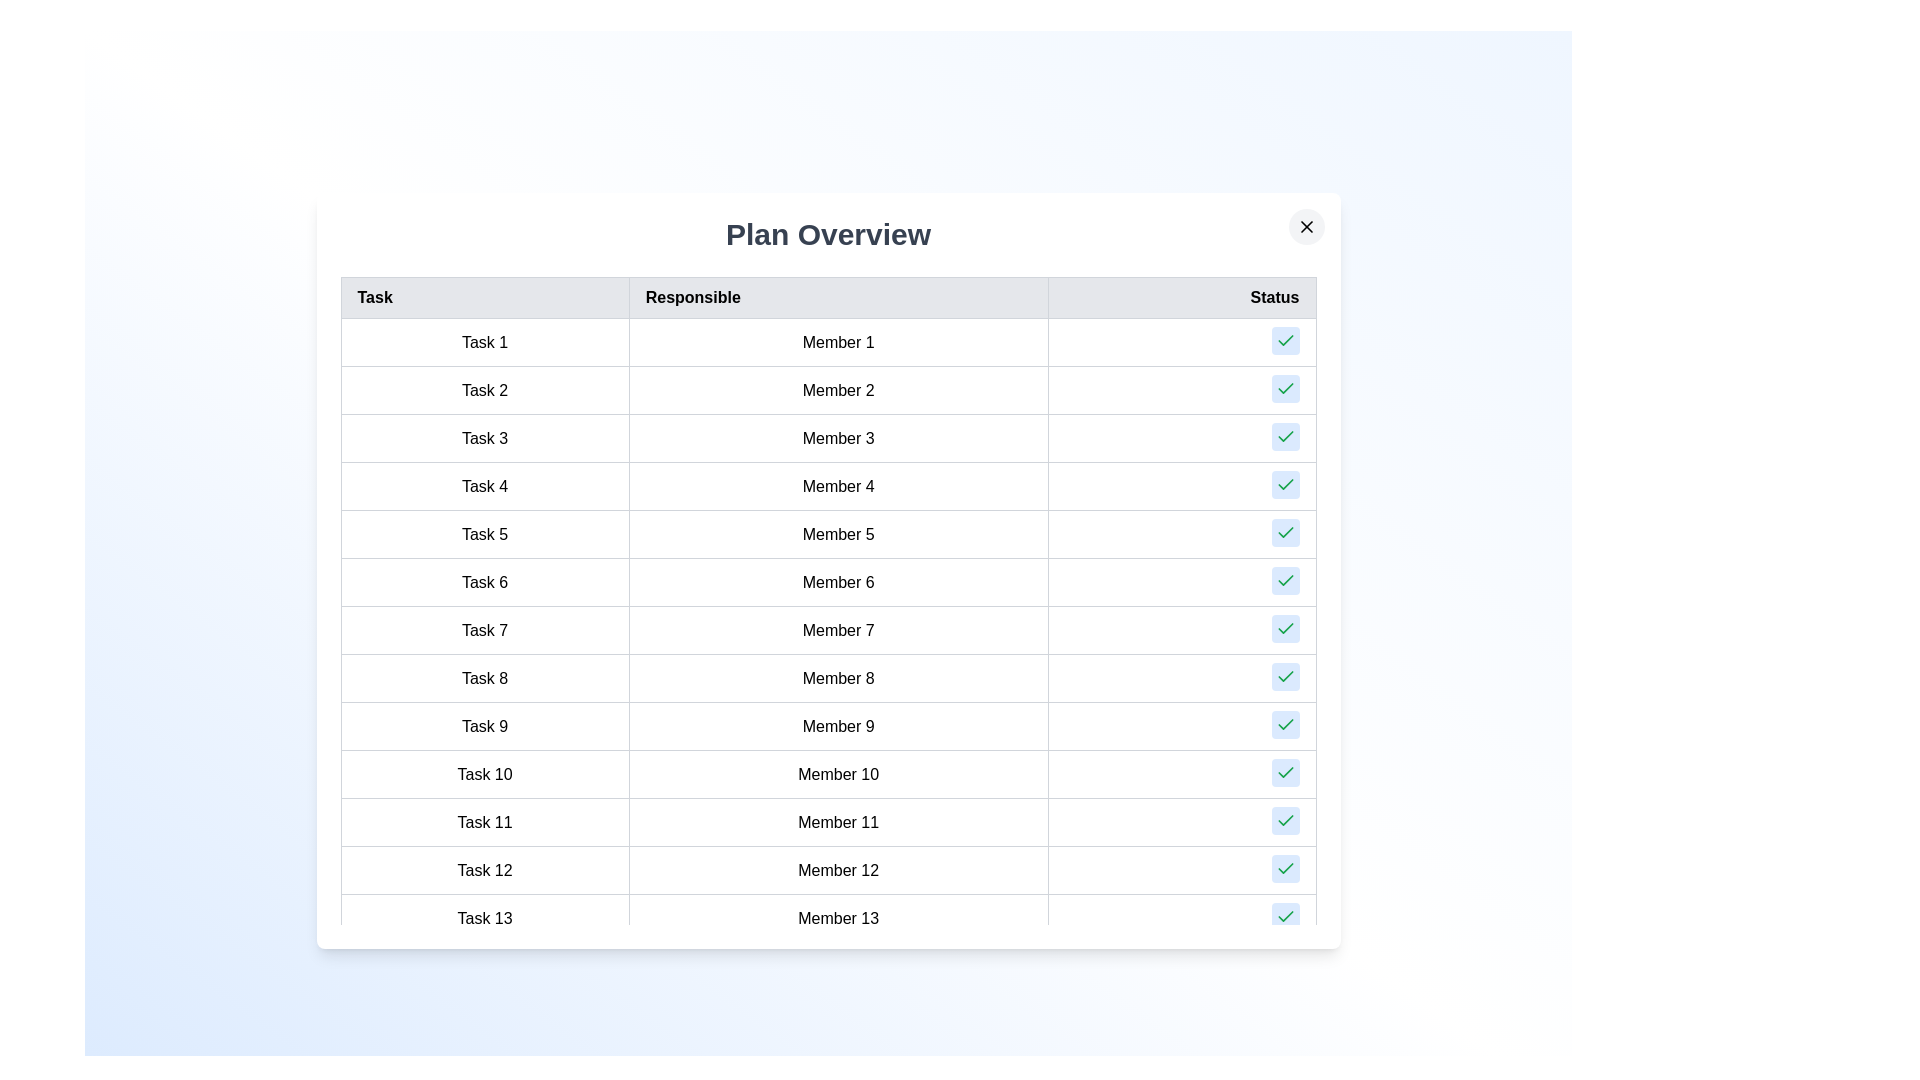 This screenshot has width=1920, height=1080. Describe the element at coordinates (1285, 485) in the screenshot. I see `the 'Check' button for task 4 to mark it as completed` at that location.